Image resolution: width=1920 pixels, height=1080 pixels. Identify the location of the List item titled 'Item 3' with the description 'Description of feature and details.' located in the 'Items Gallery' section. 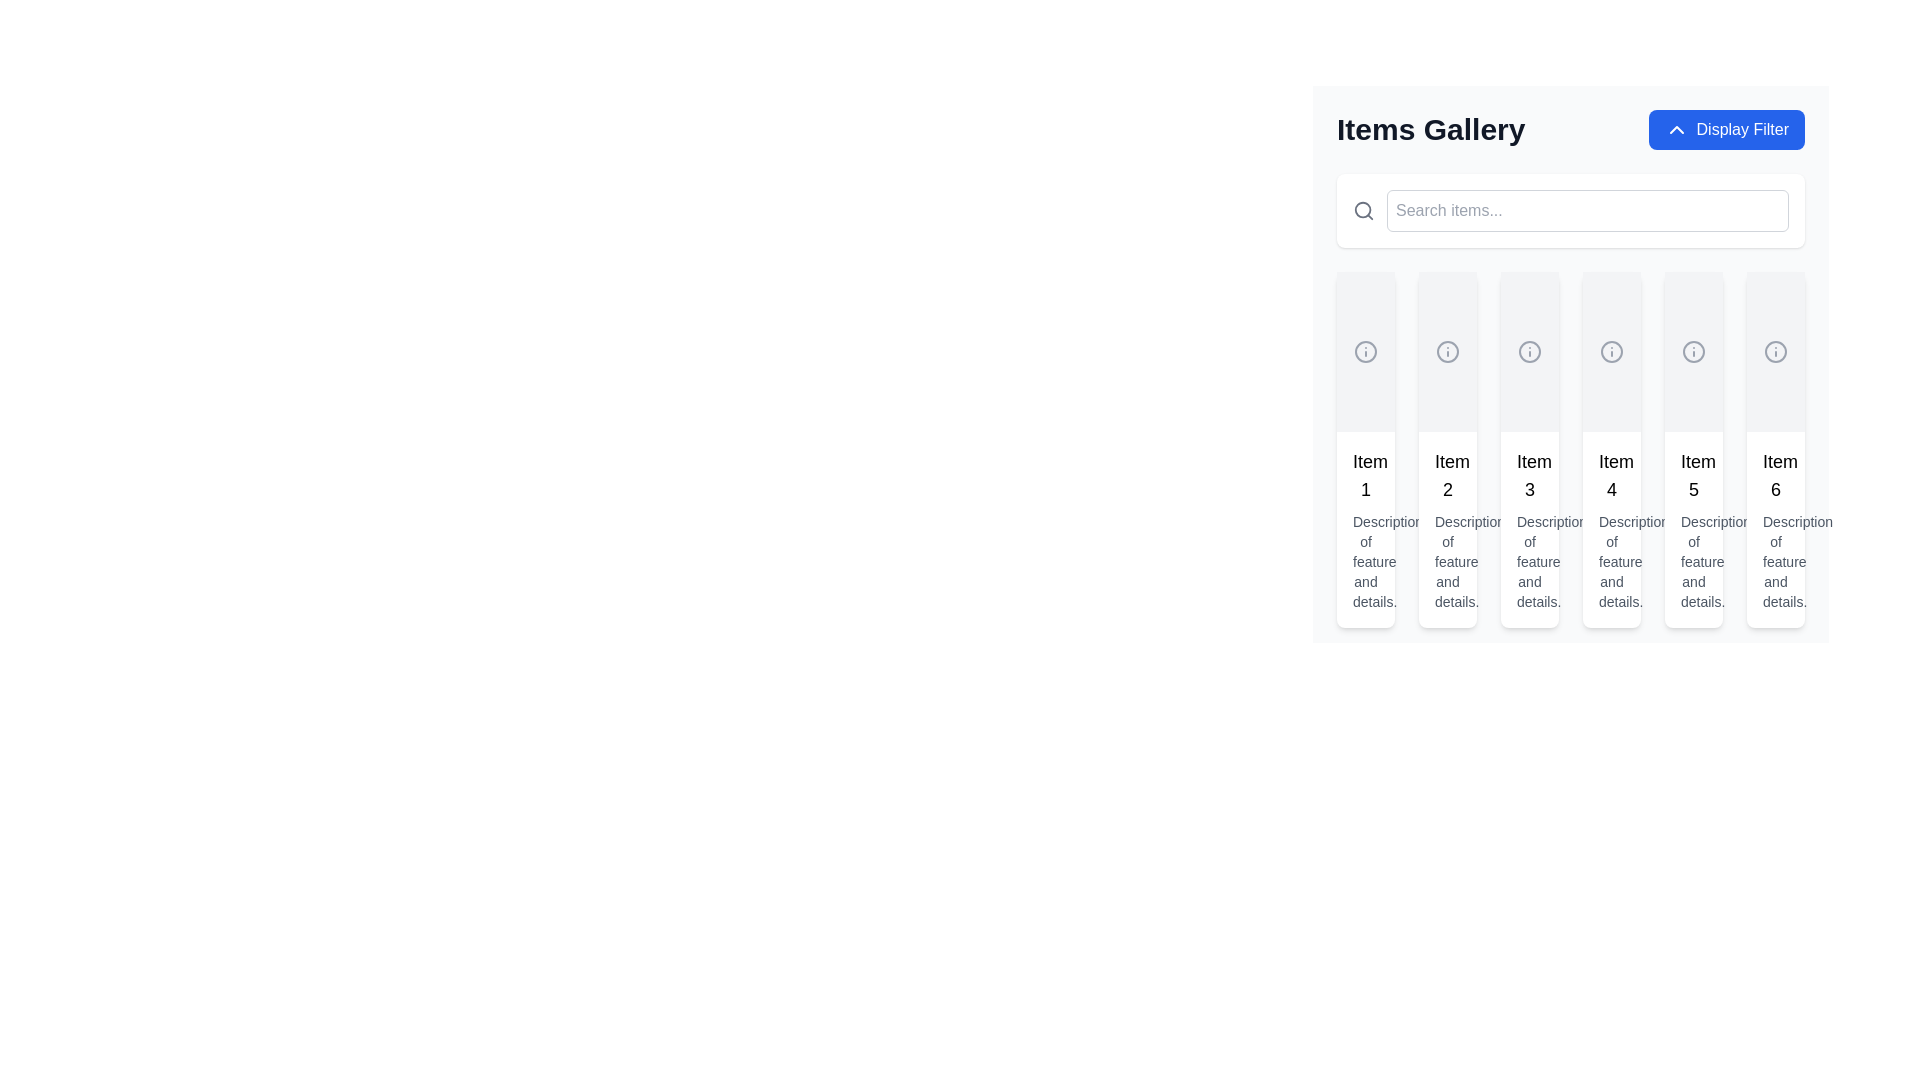
(1529, 528).